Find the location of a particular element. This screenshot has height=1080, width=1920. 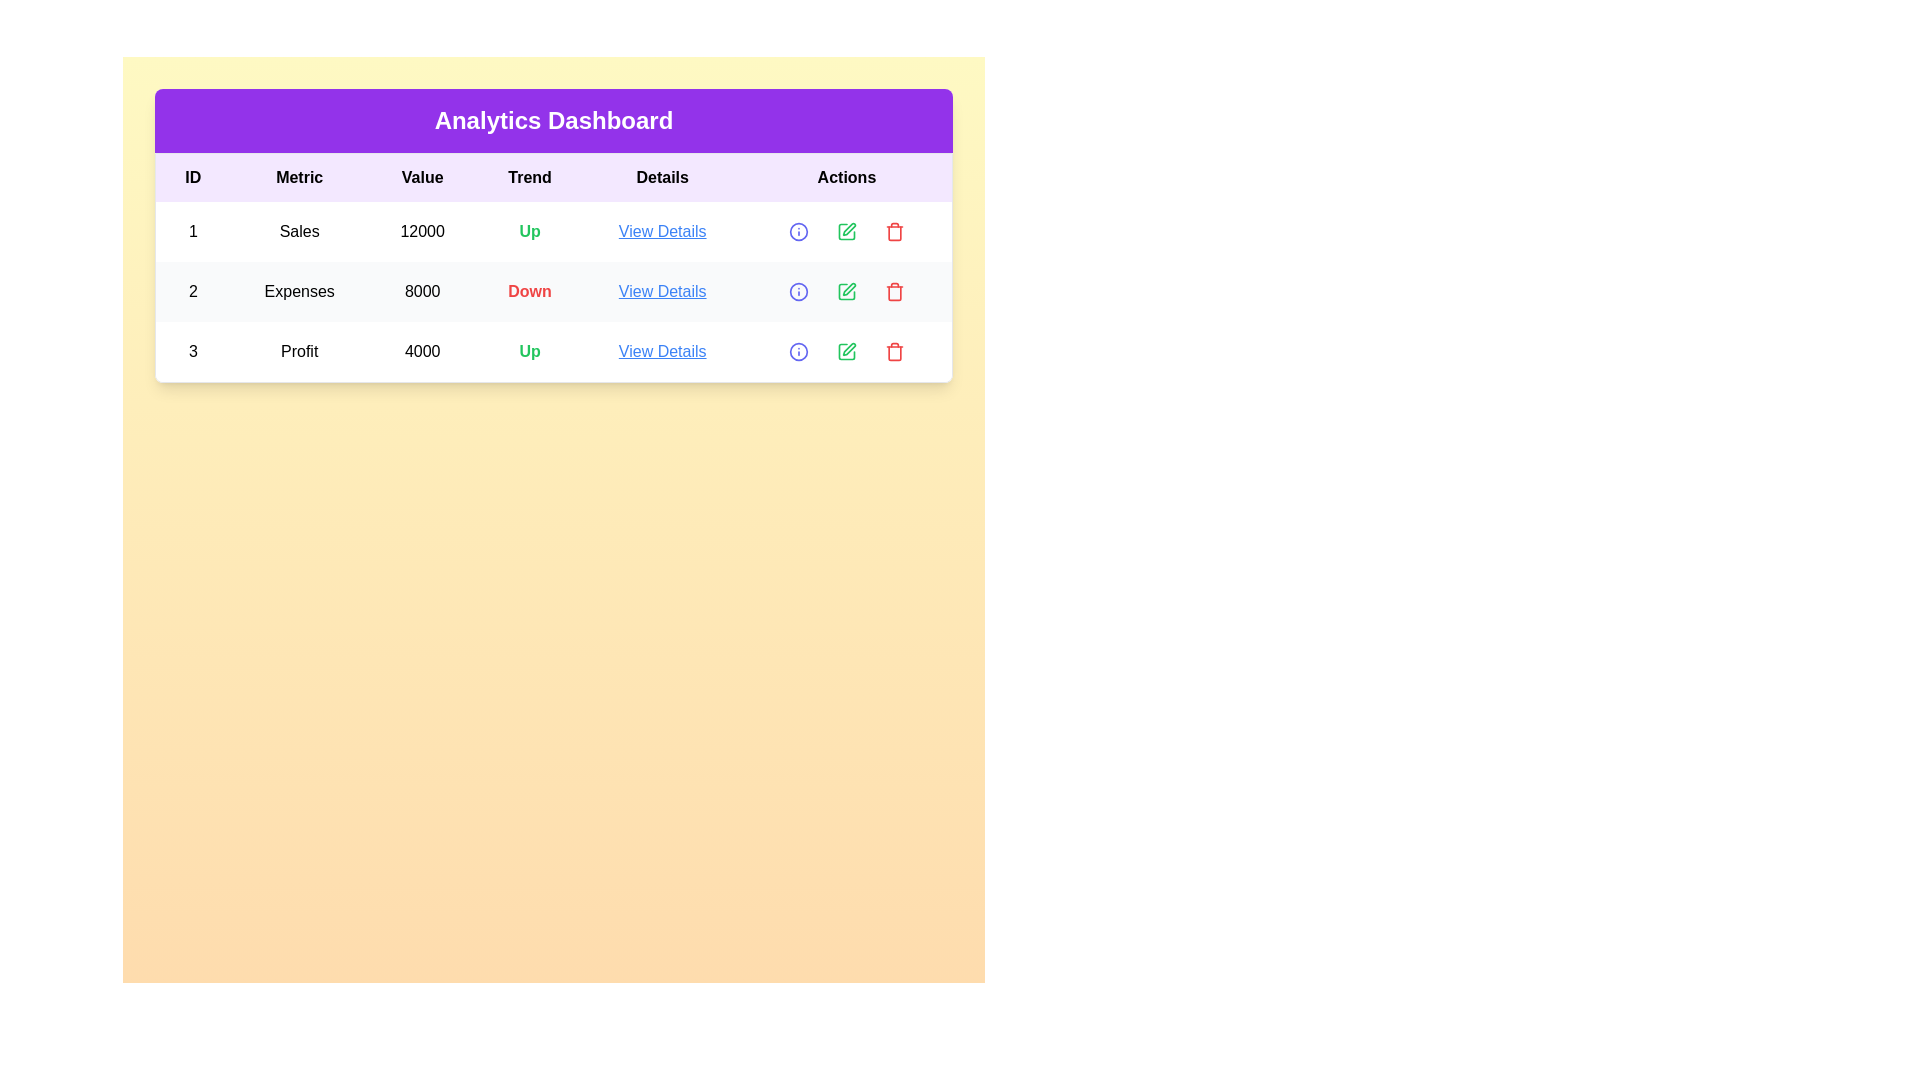

the green pencil icon in the last row of the table under the 'Actions' column is located at coordinates (846, 350).